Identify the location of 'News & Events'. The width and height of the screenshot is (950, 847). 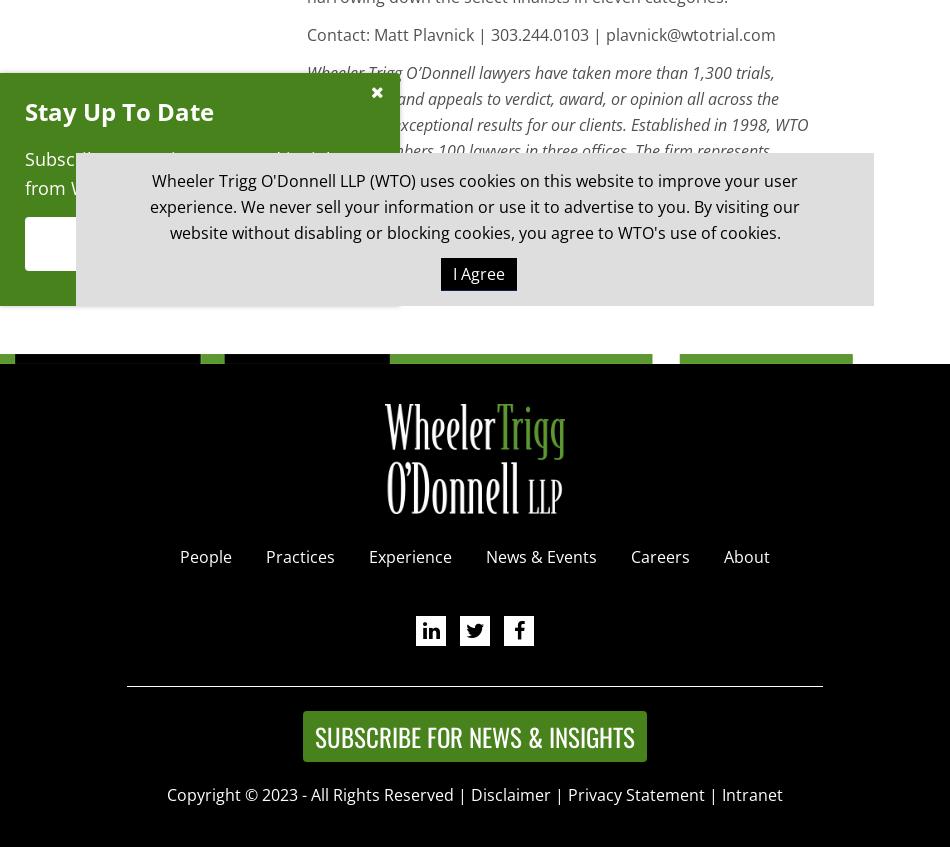
(541, 555).